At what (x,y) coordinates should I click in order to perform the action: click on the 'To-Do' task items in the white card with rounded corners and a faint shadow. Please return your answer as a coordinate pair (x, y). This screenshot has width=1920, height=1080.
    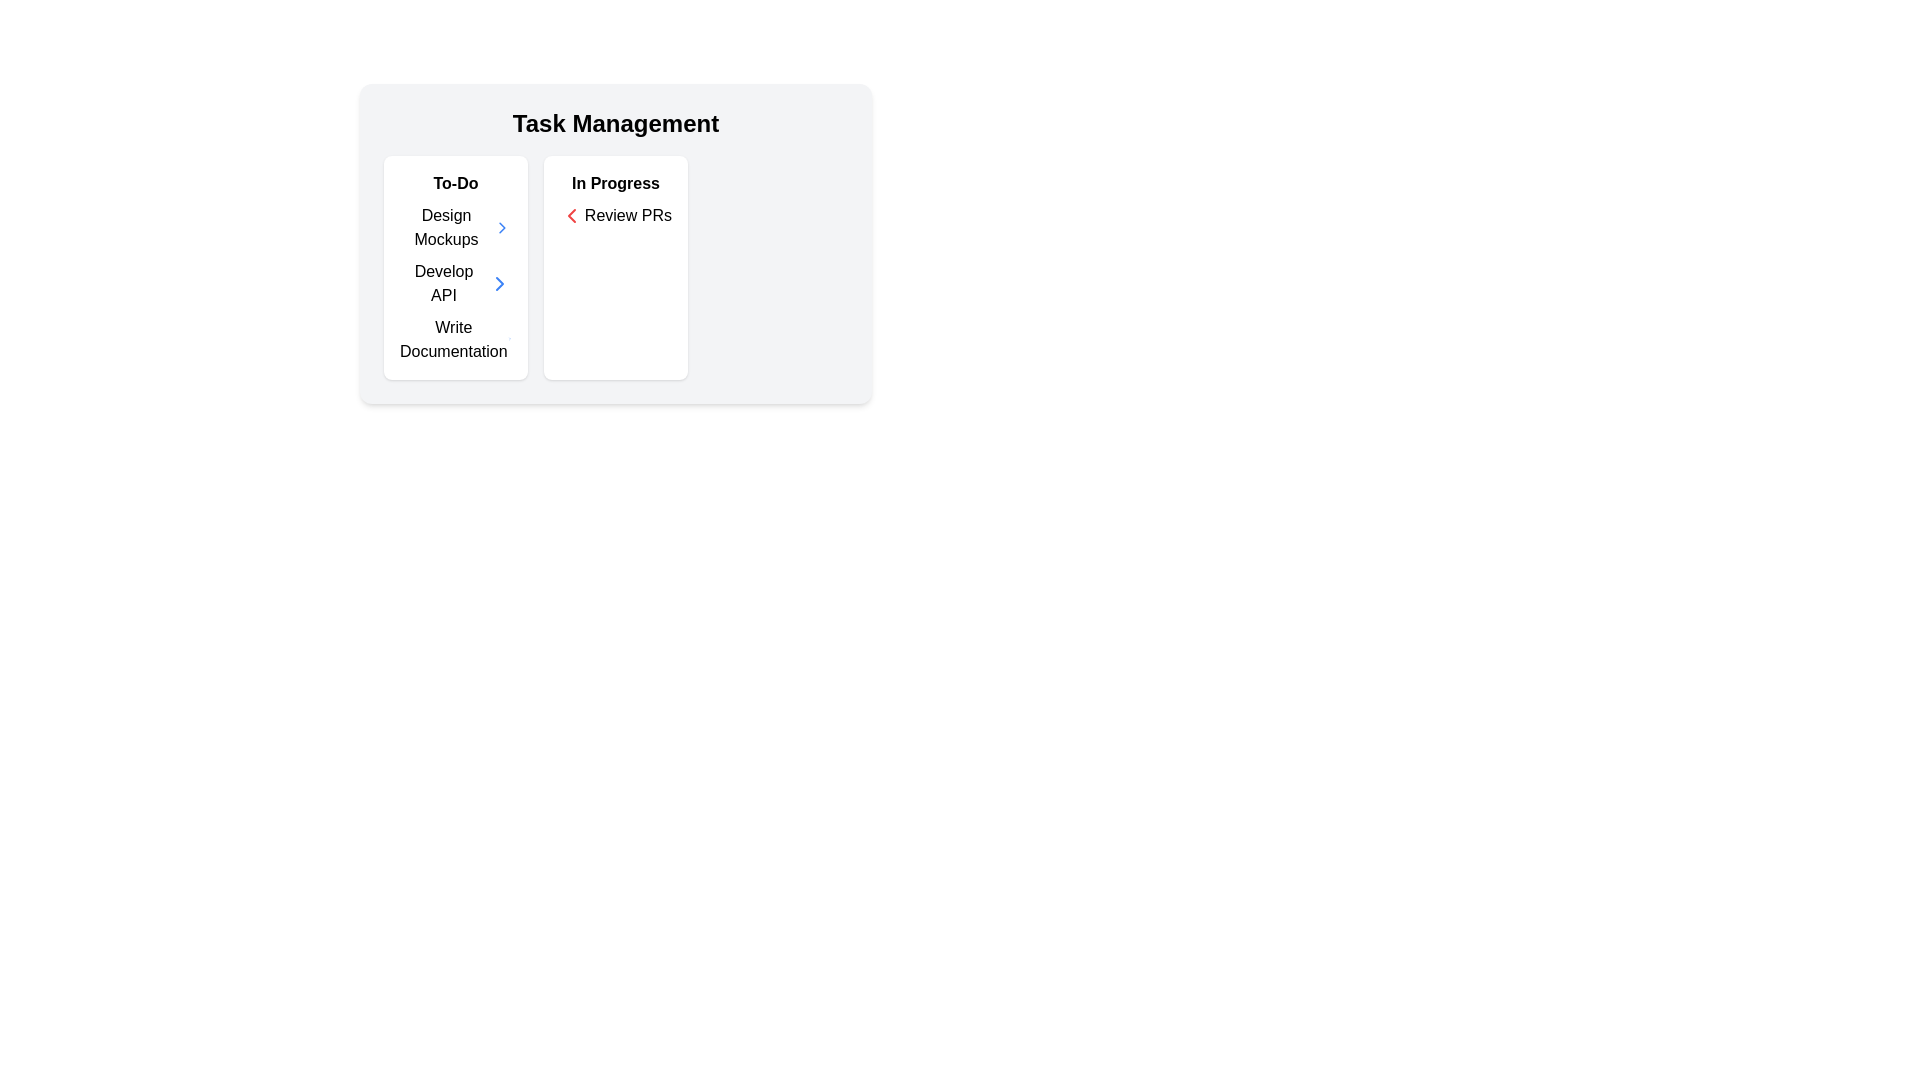
    Looking at the image, I should click on (455, 266).